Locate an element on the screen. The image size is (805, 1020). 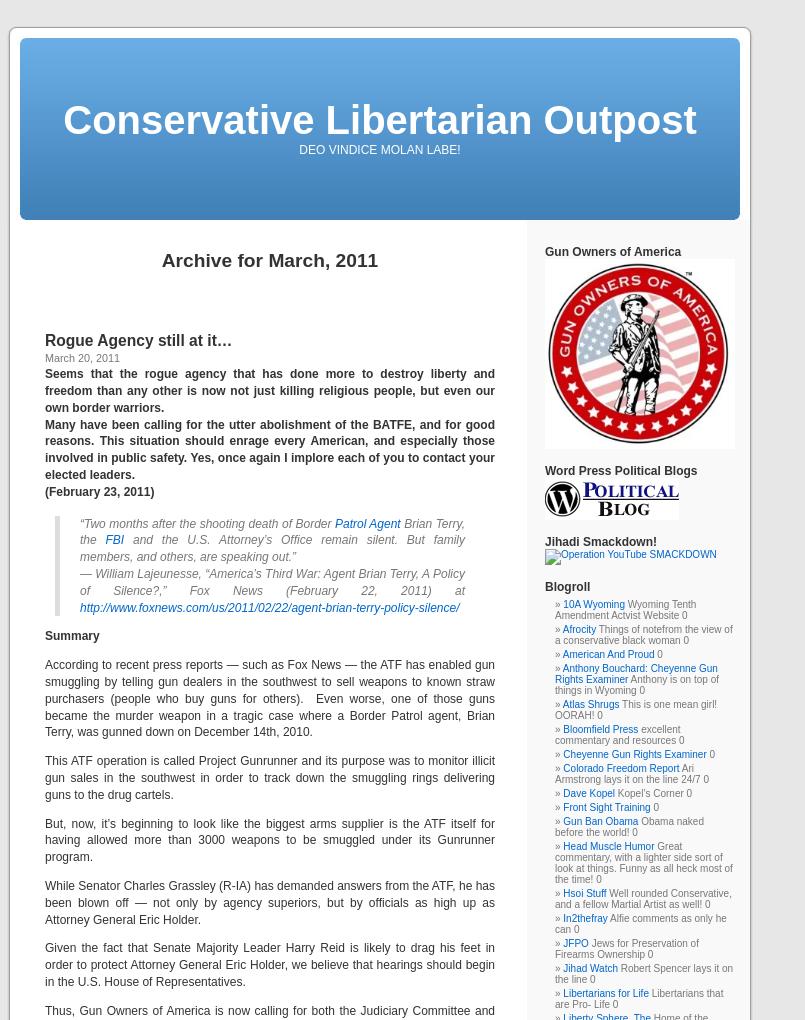
'Archive for March, 2011' is located at coordinates (269, 259).